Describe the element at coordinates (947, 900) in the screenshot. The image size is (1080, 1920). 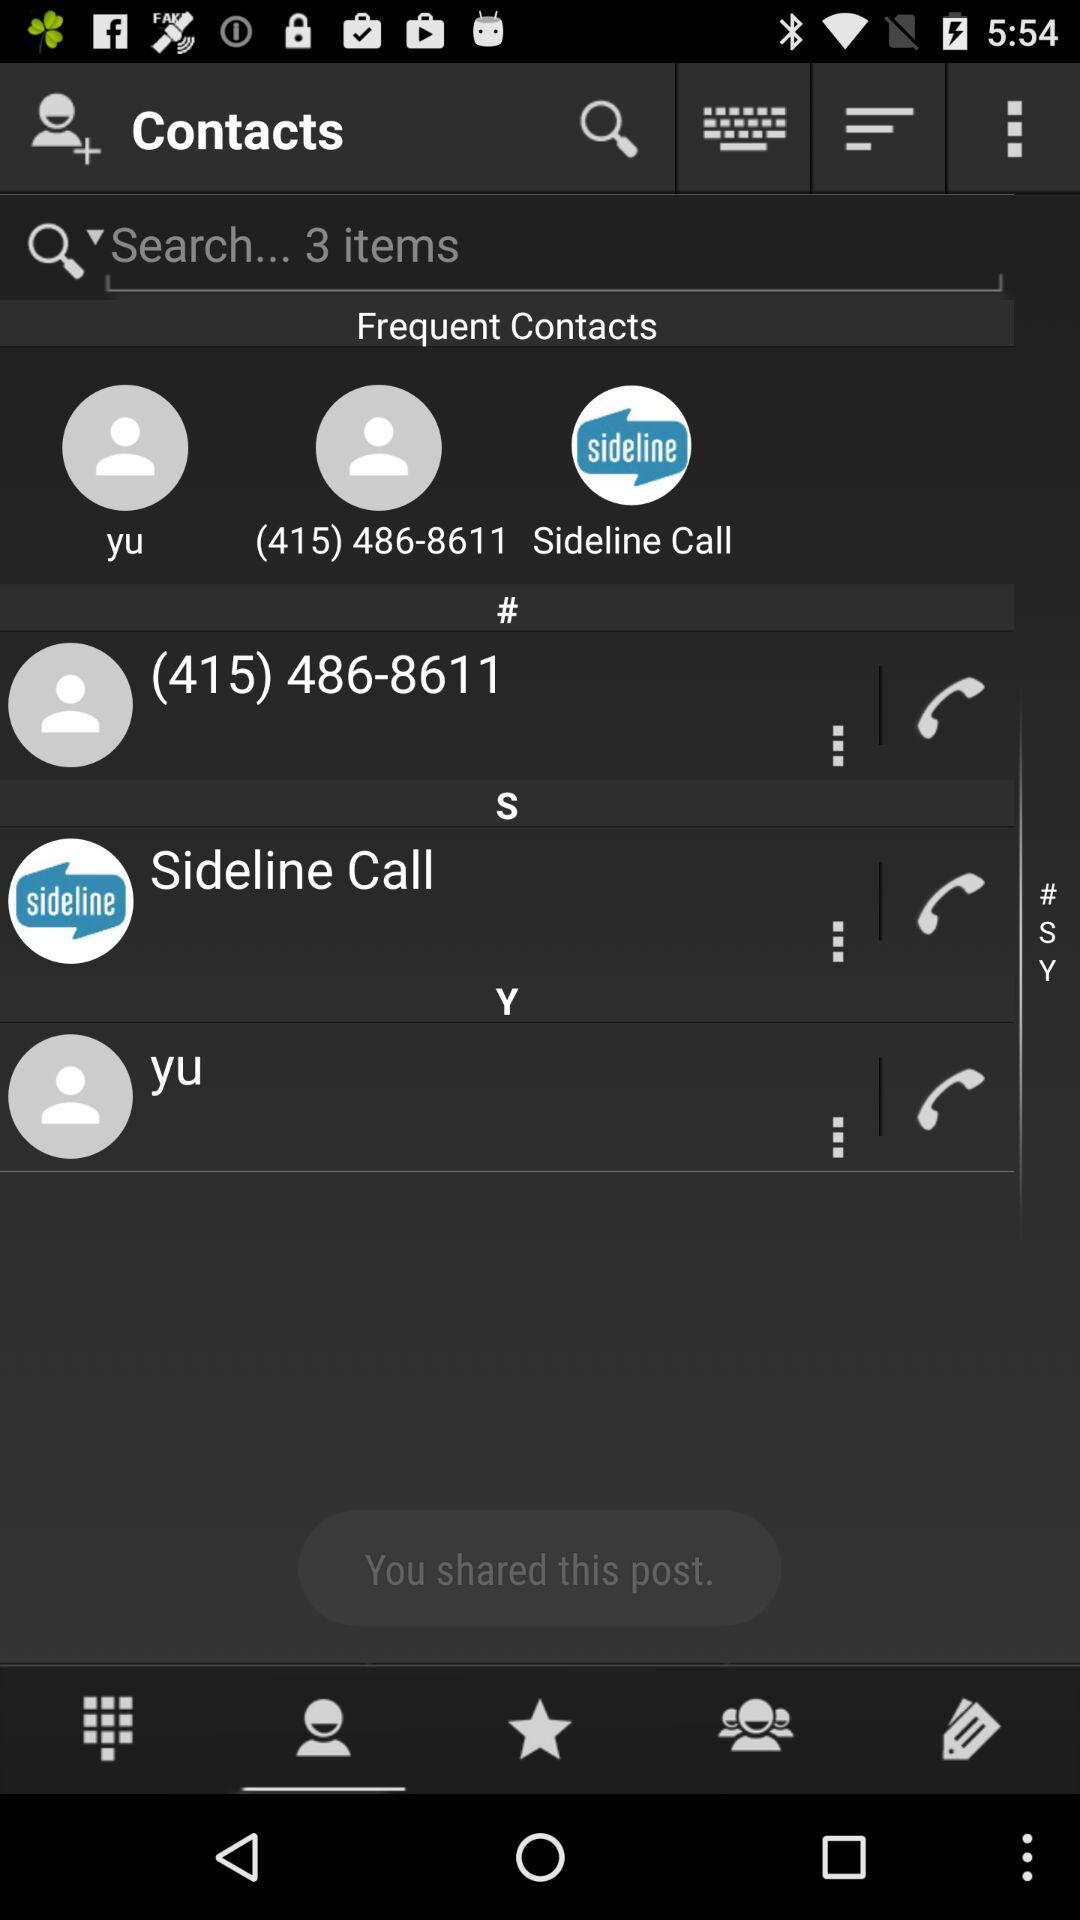
I see `start the call` at that location.